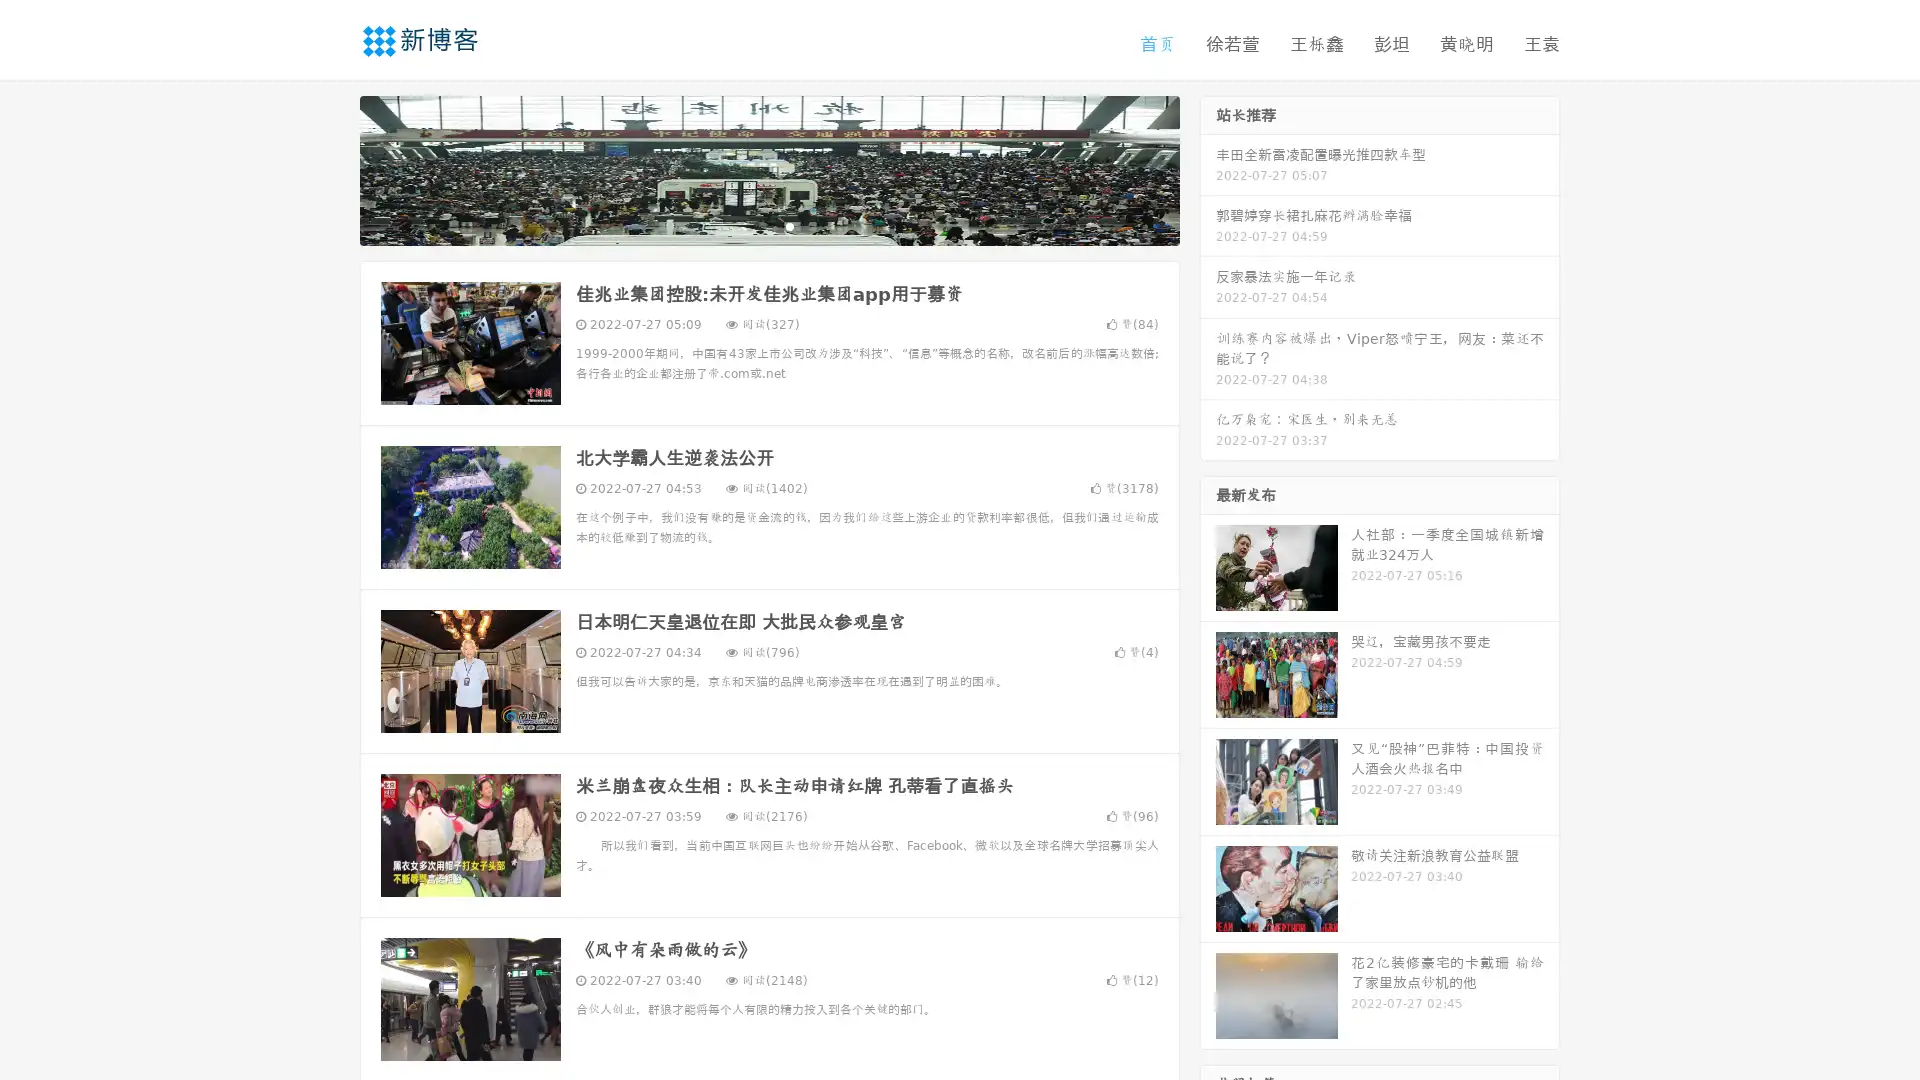 This screenshot has width=1920, height=1080. What do you see at coordinates (768, 225) in the screenshot?
I see `Go to slide 2` at bounding box center [768, 225].